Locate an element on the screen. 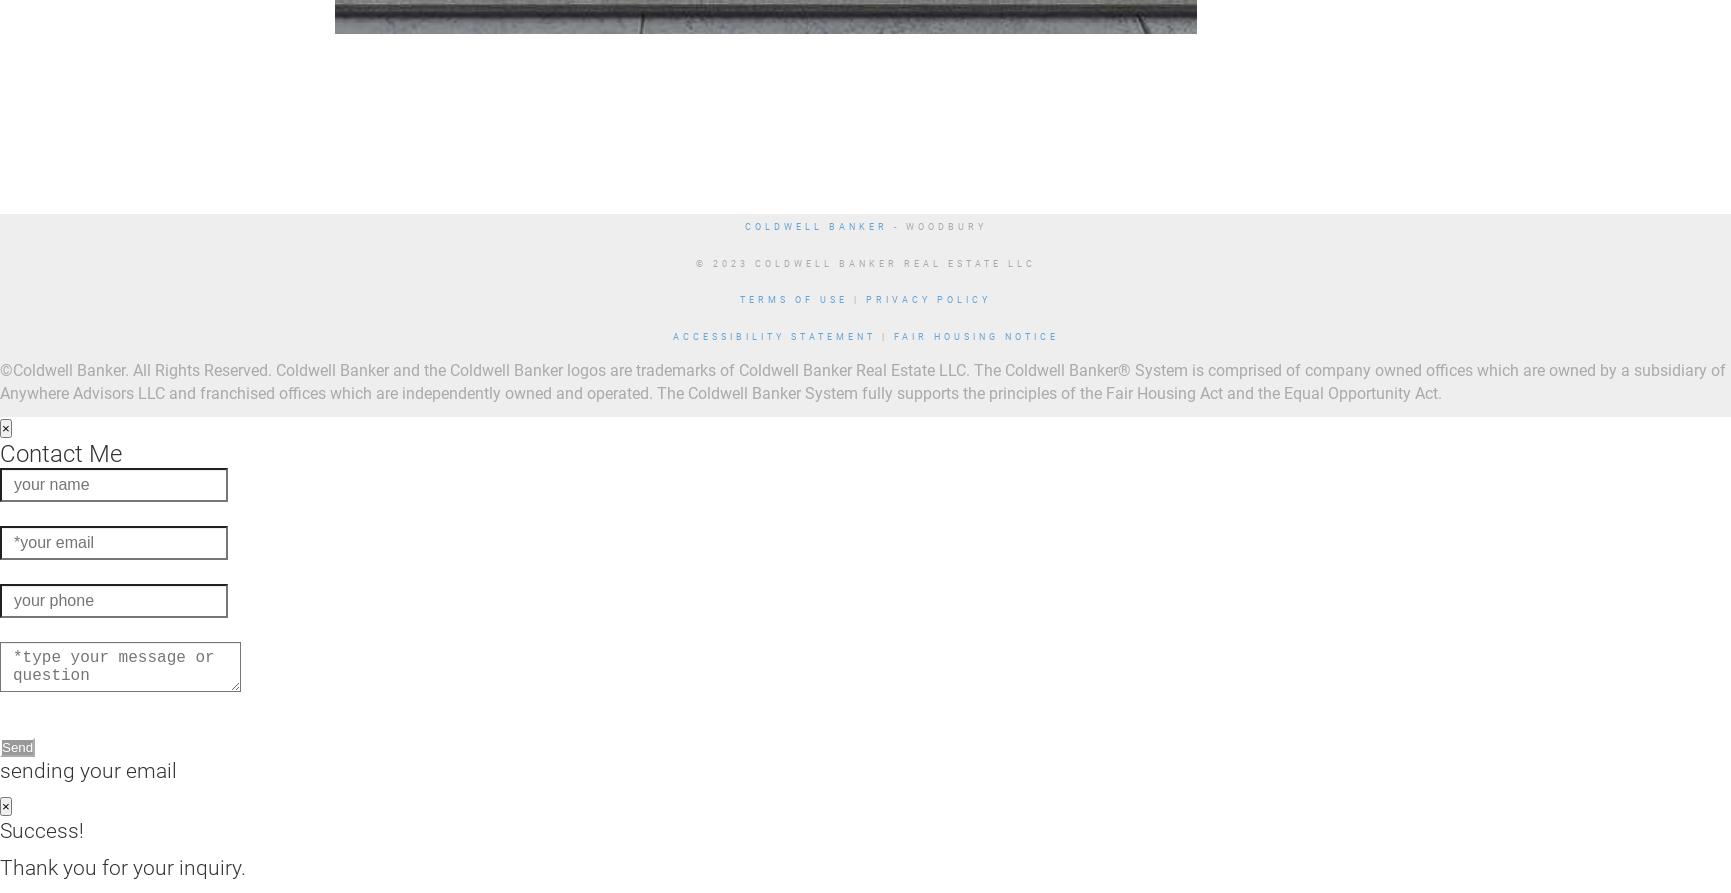 This screenshot has height=893, width=1731. 'Name looks great.' is located at coordinates (61, 510).